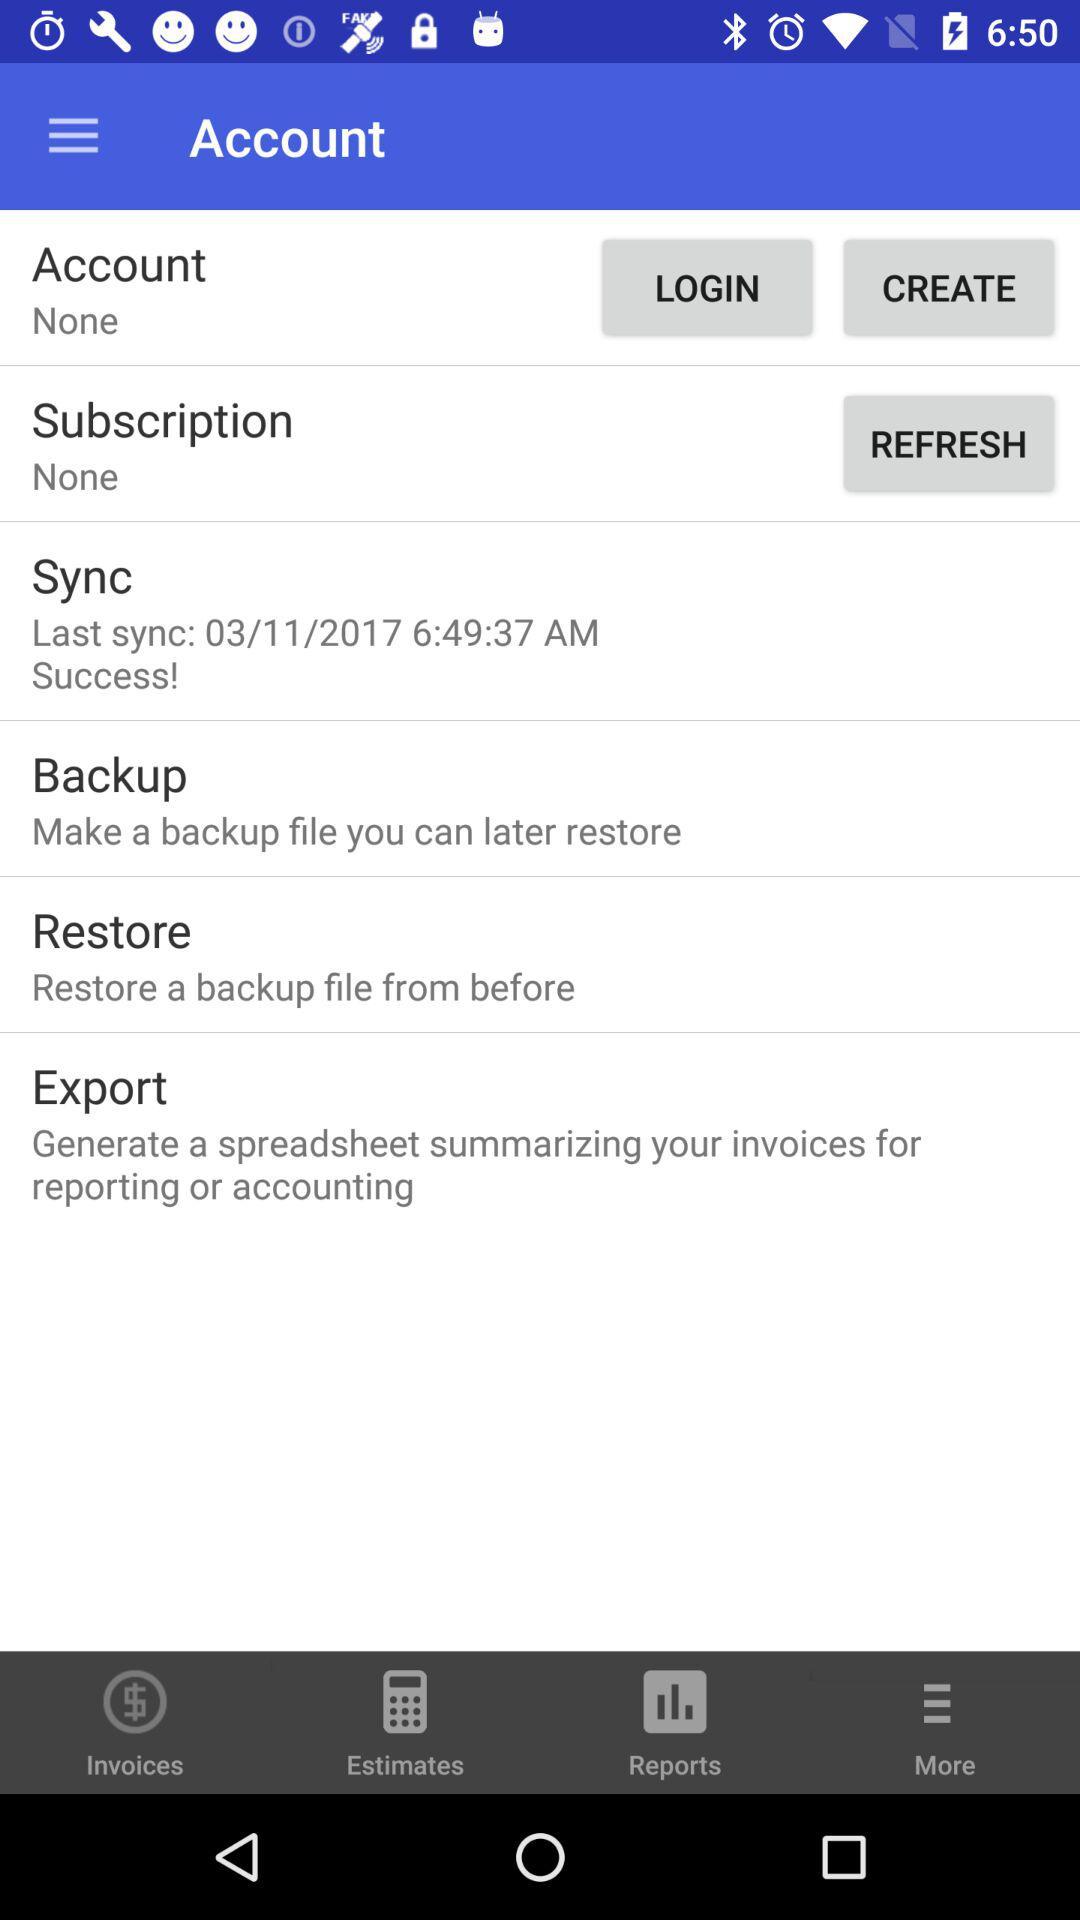  I want to click on icon next to the reports, so click(405, 1731).